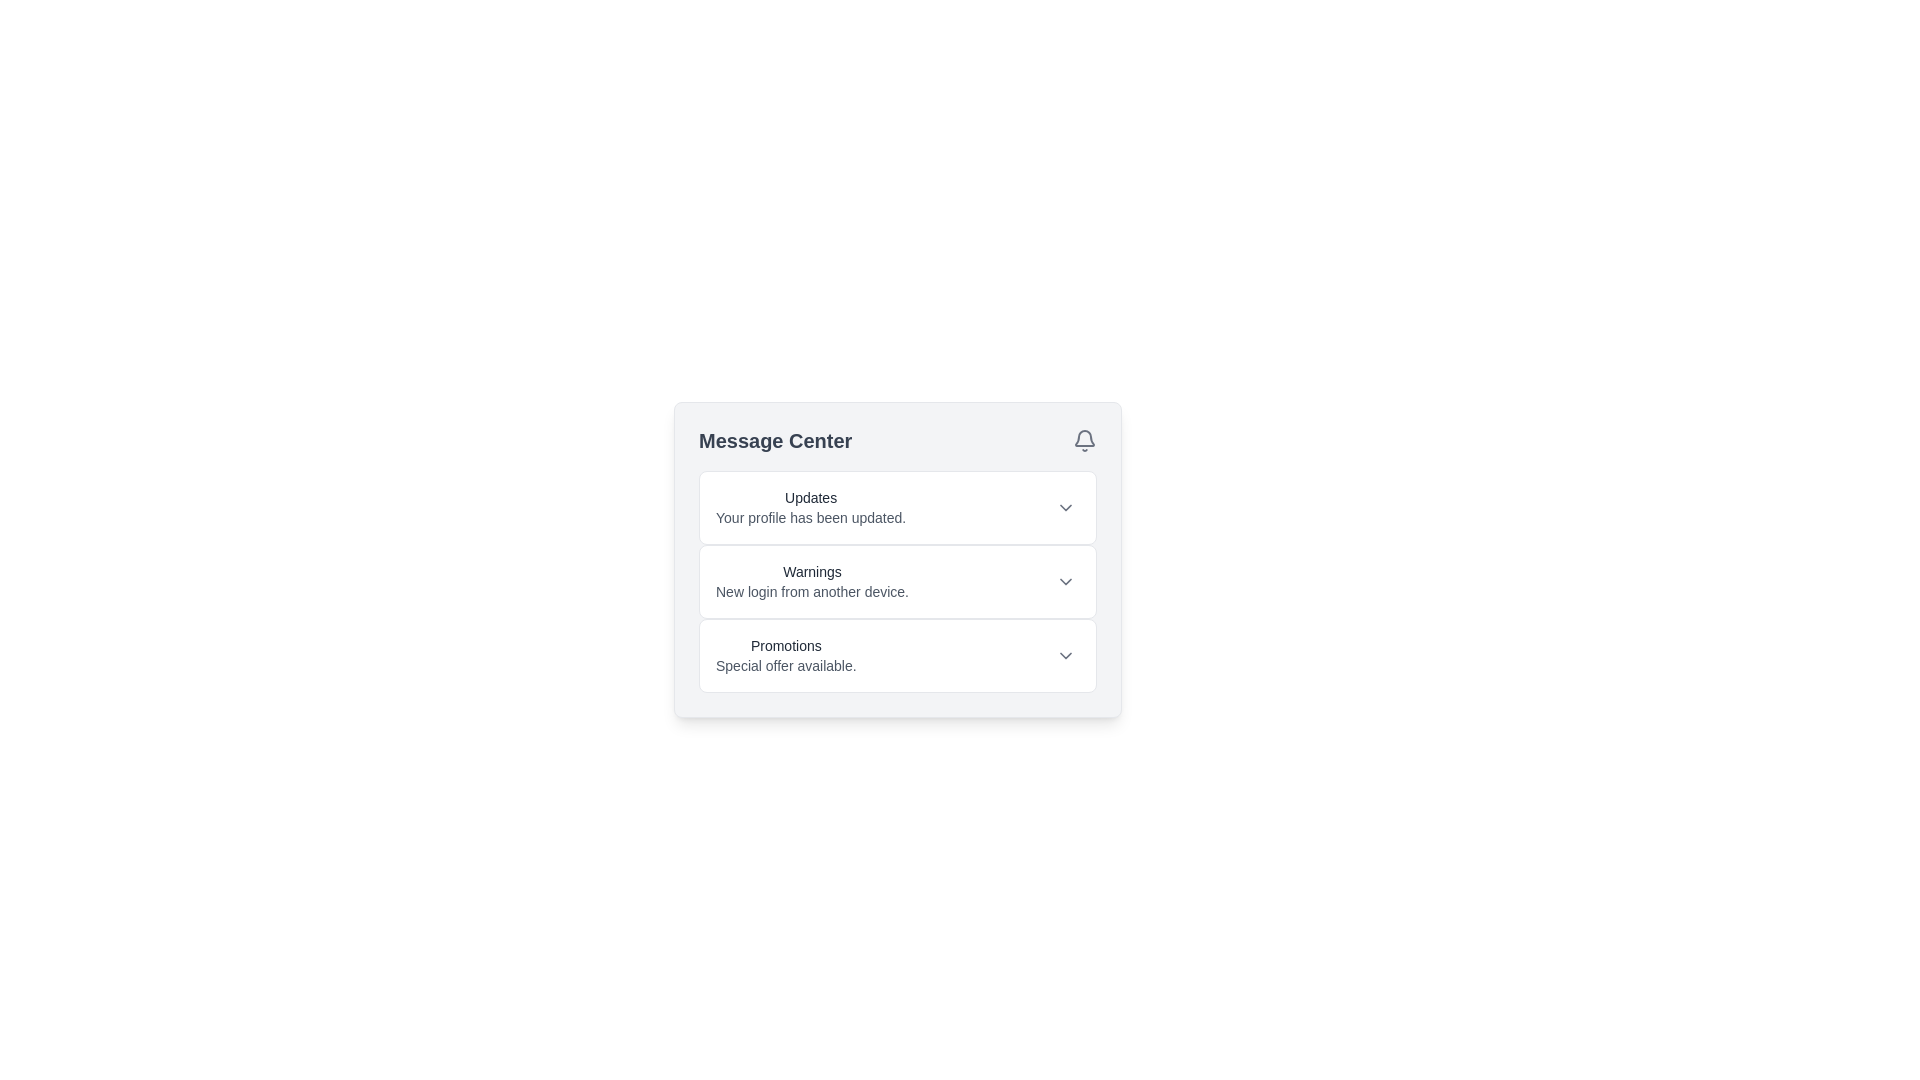  Describe the element at coordinates (811, 507) in the screenshot. I see `text of the first notification entry in the Message Center interface, which informs about a profile update` at that location.